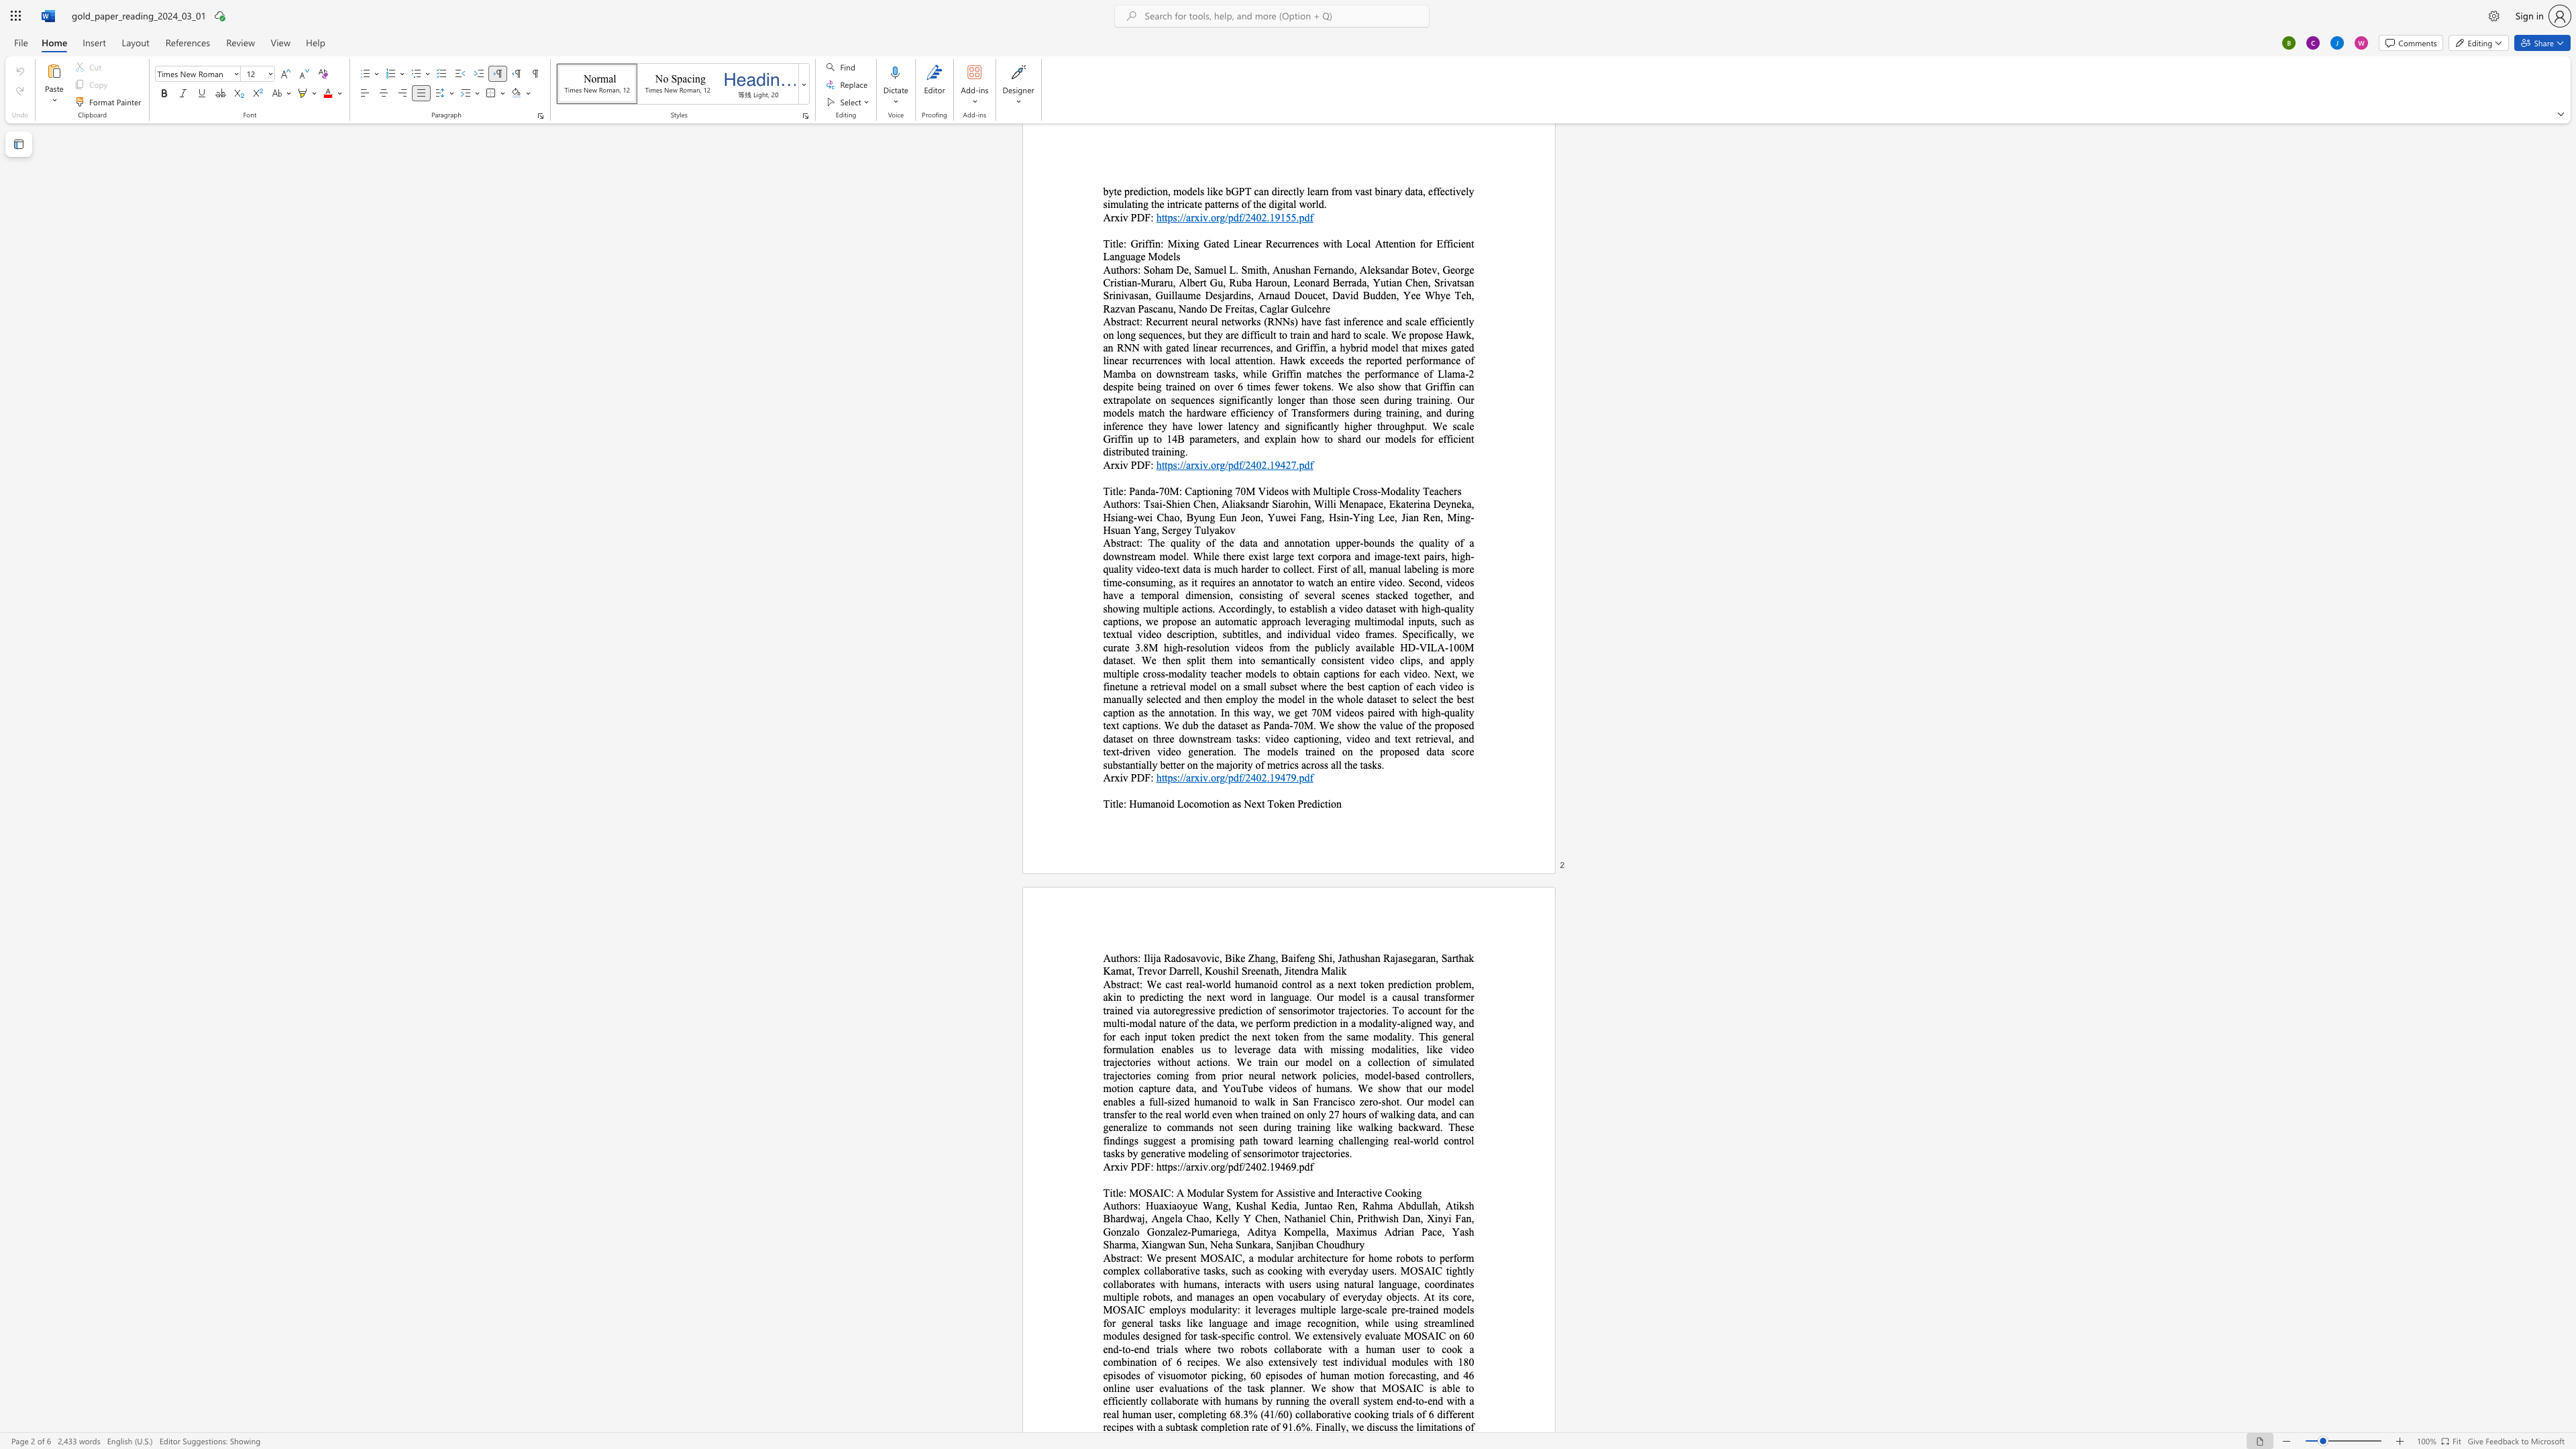 Image resolution: width=2576 pixels, height=1449 pixels. What do you see at coordinates (1271, 1166) in the screenshot?
I see `the 1th character "1" in the text` at bounding box center [1271, 1166].